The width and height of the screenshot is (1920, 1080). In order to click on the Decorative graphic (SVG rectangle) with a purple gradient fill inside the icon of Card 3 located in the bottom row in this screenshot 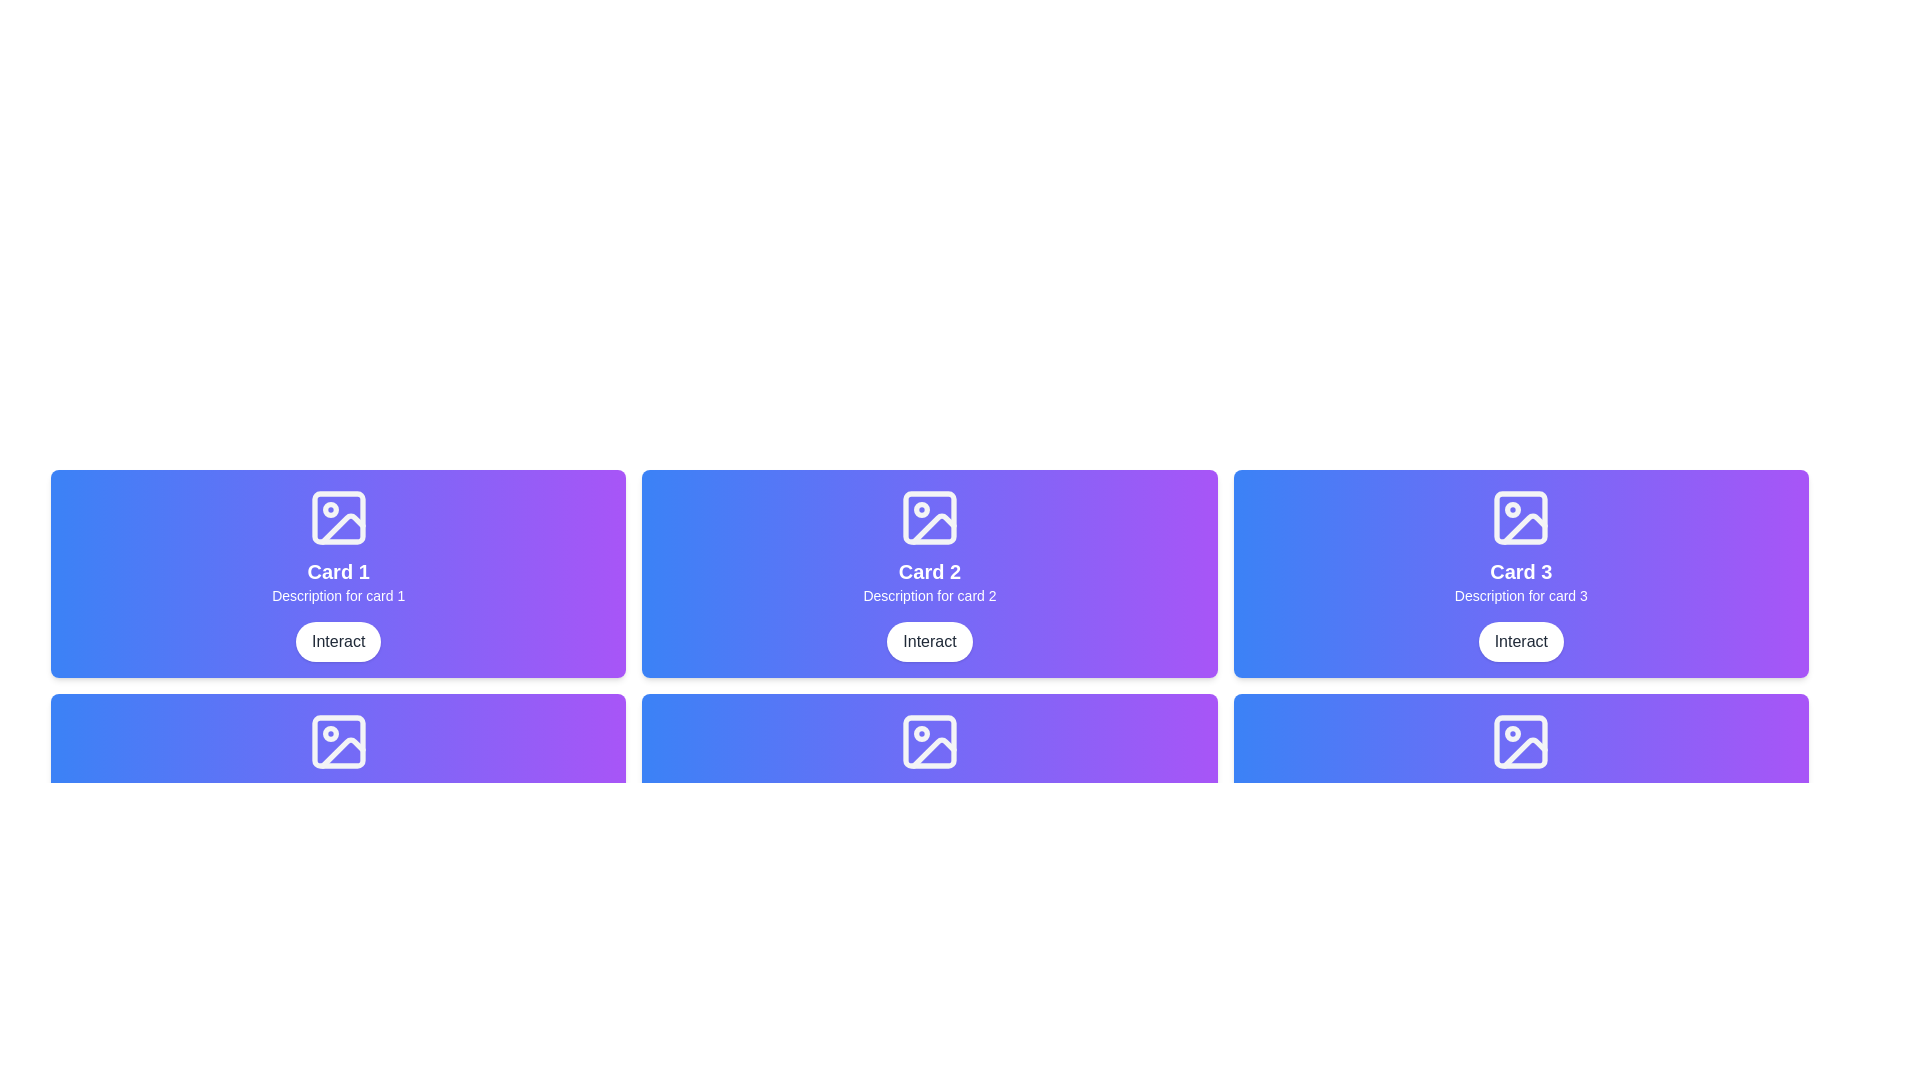, I will do `click(1520, 741)`.